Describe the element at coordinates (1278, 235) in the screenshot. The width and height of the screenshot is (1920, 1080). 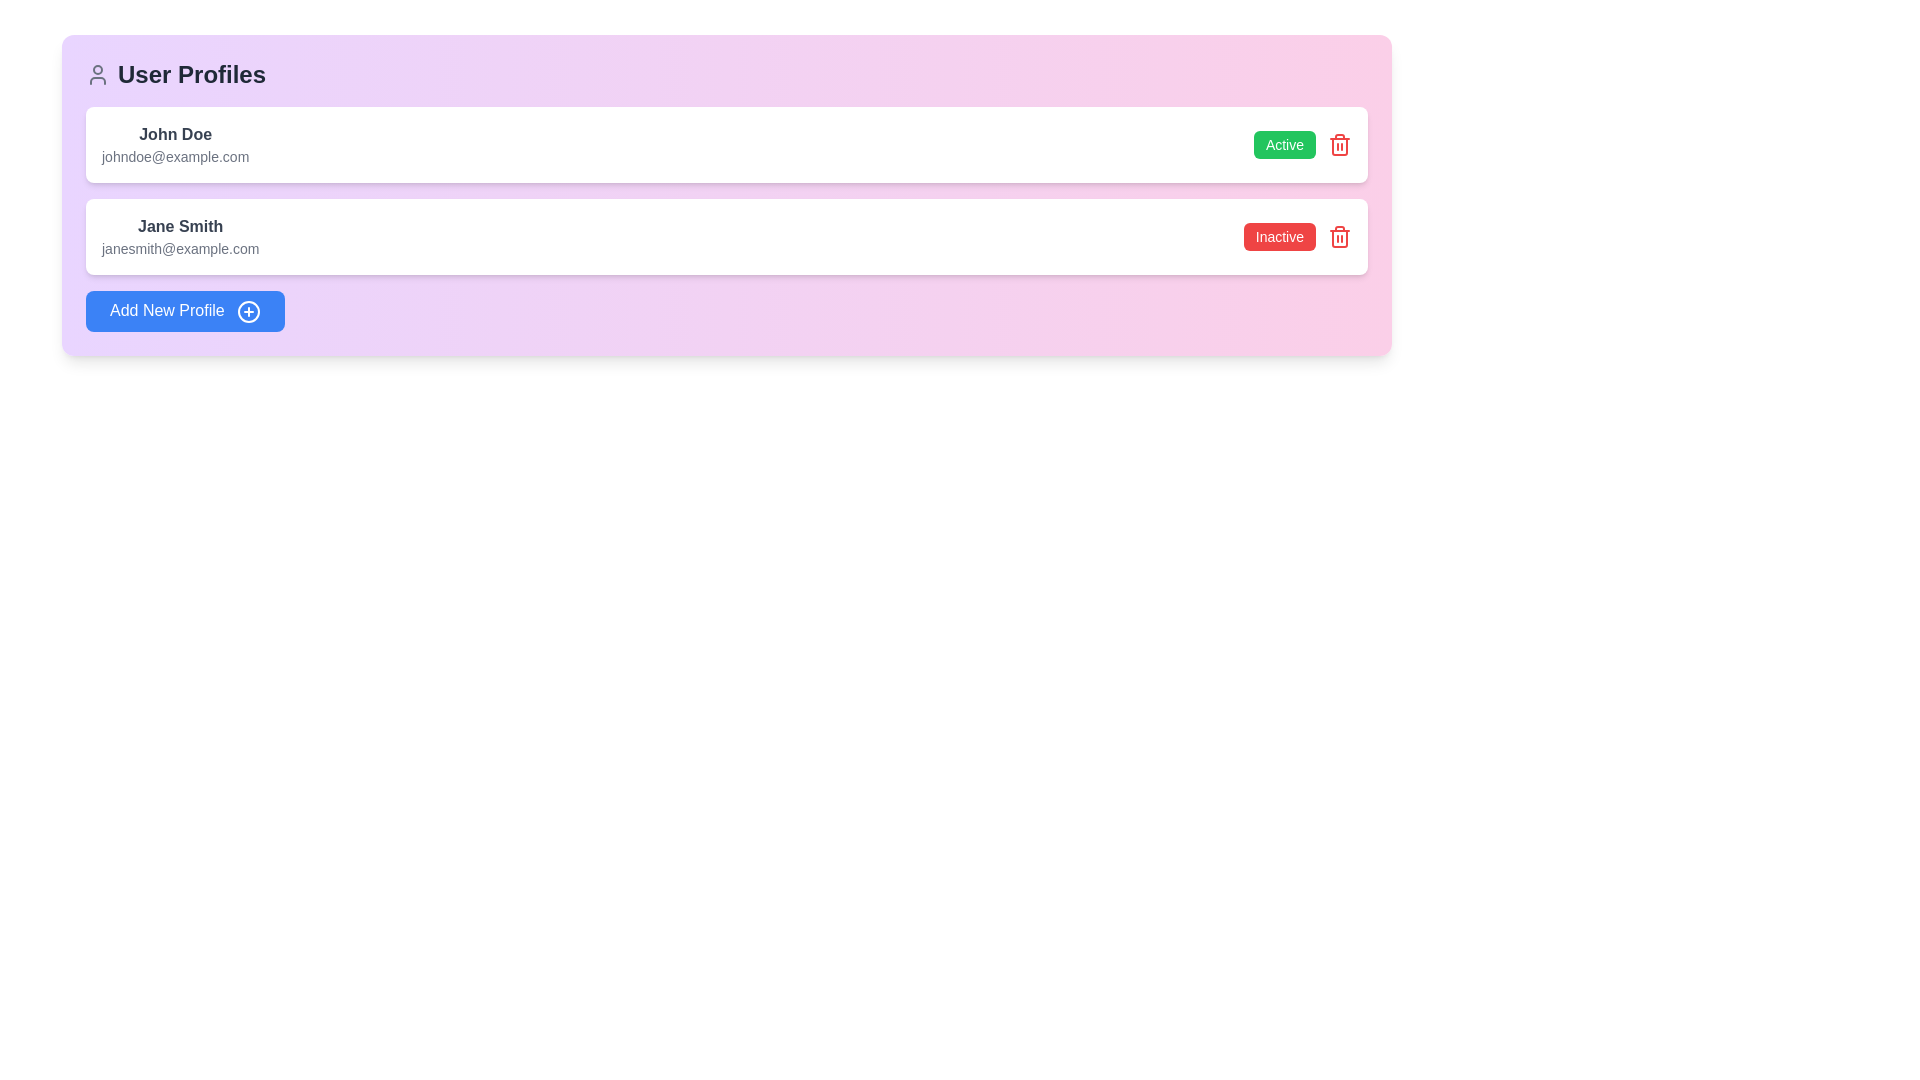
I see `the status indicator button located in the second row of the user profile list, which shows 'Inactive' status for Jane Smith` at that location.